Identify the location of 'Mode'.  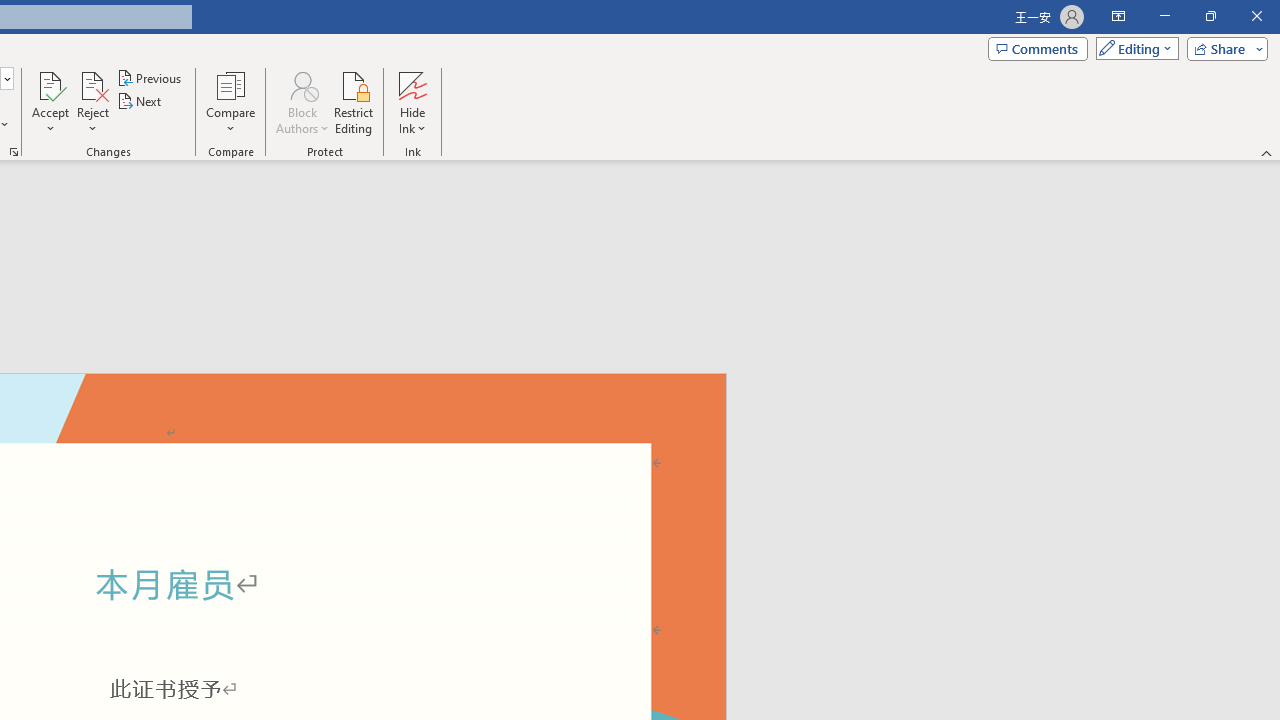
(1133, 47).